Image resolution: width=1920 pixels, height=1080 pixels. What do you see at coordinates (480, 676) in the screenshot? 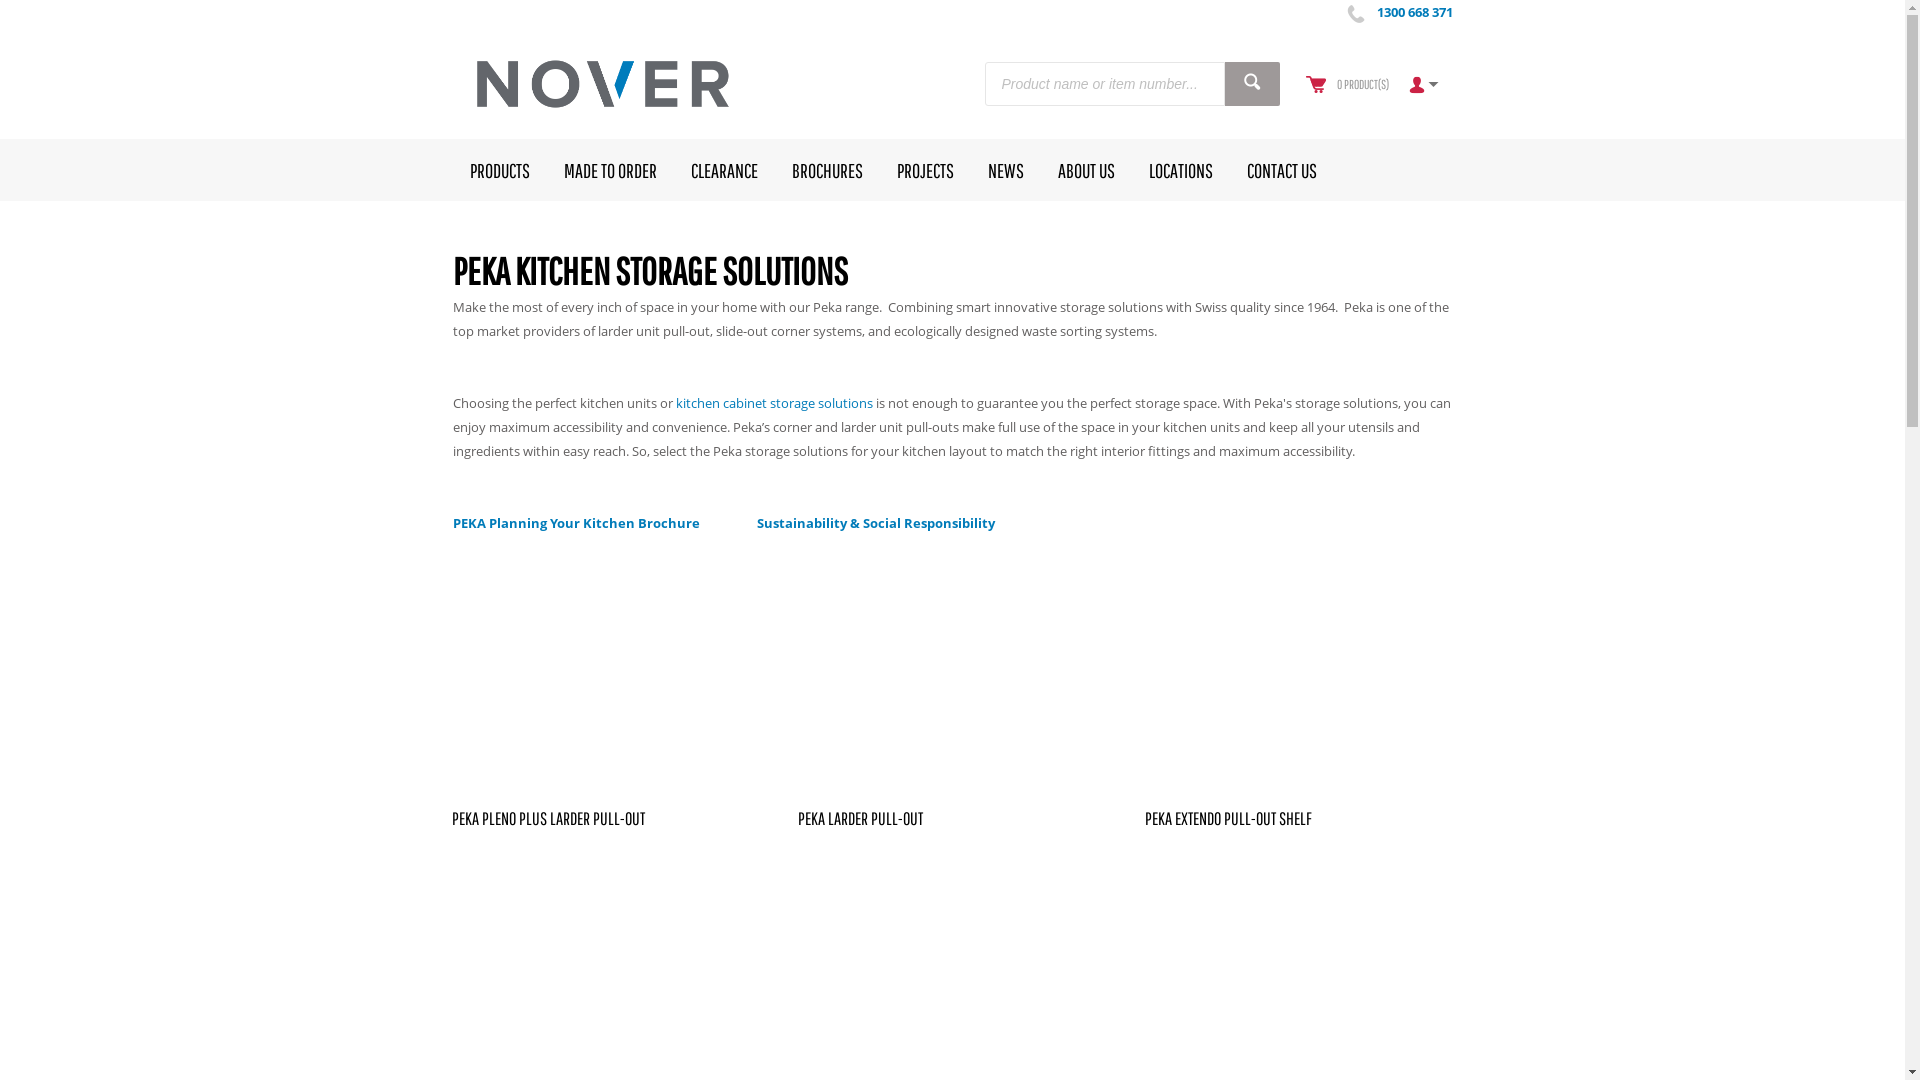
I see `'Peka Pleno Plus Larder Pull-Out'` at bounding box center [480, 676].